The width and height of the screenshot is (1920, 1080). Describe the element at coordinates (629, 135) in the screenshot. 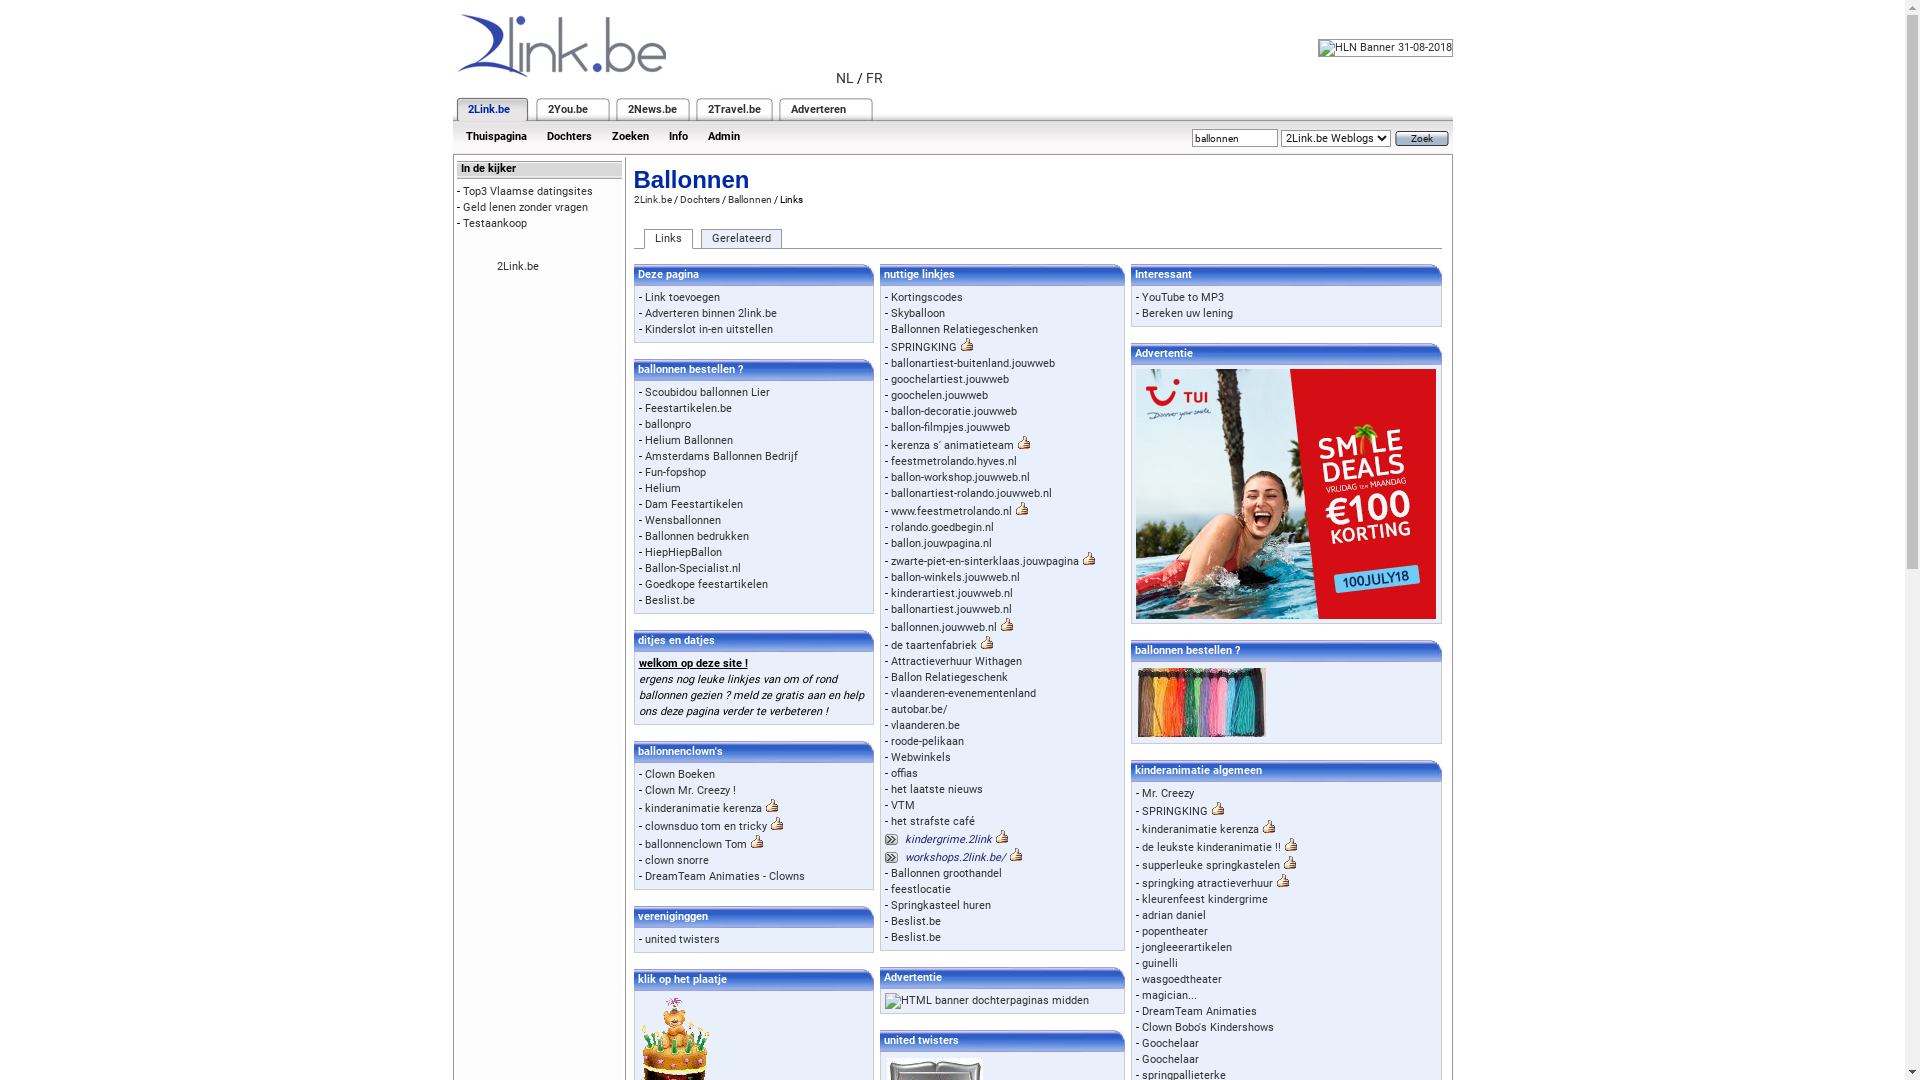

I see `'Zoeken'` at that location.